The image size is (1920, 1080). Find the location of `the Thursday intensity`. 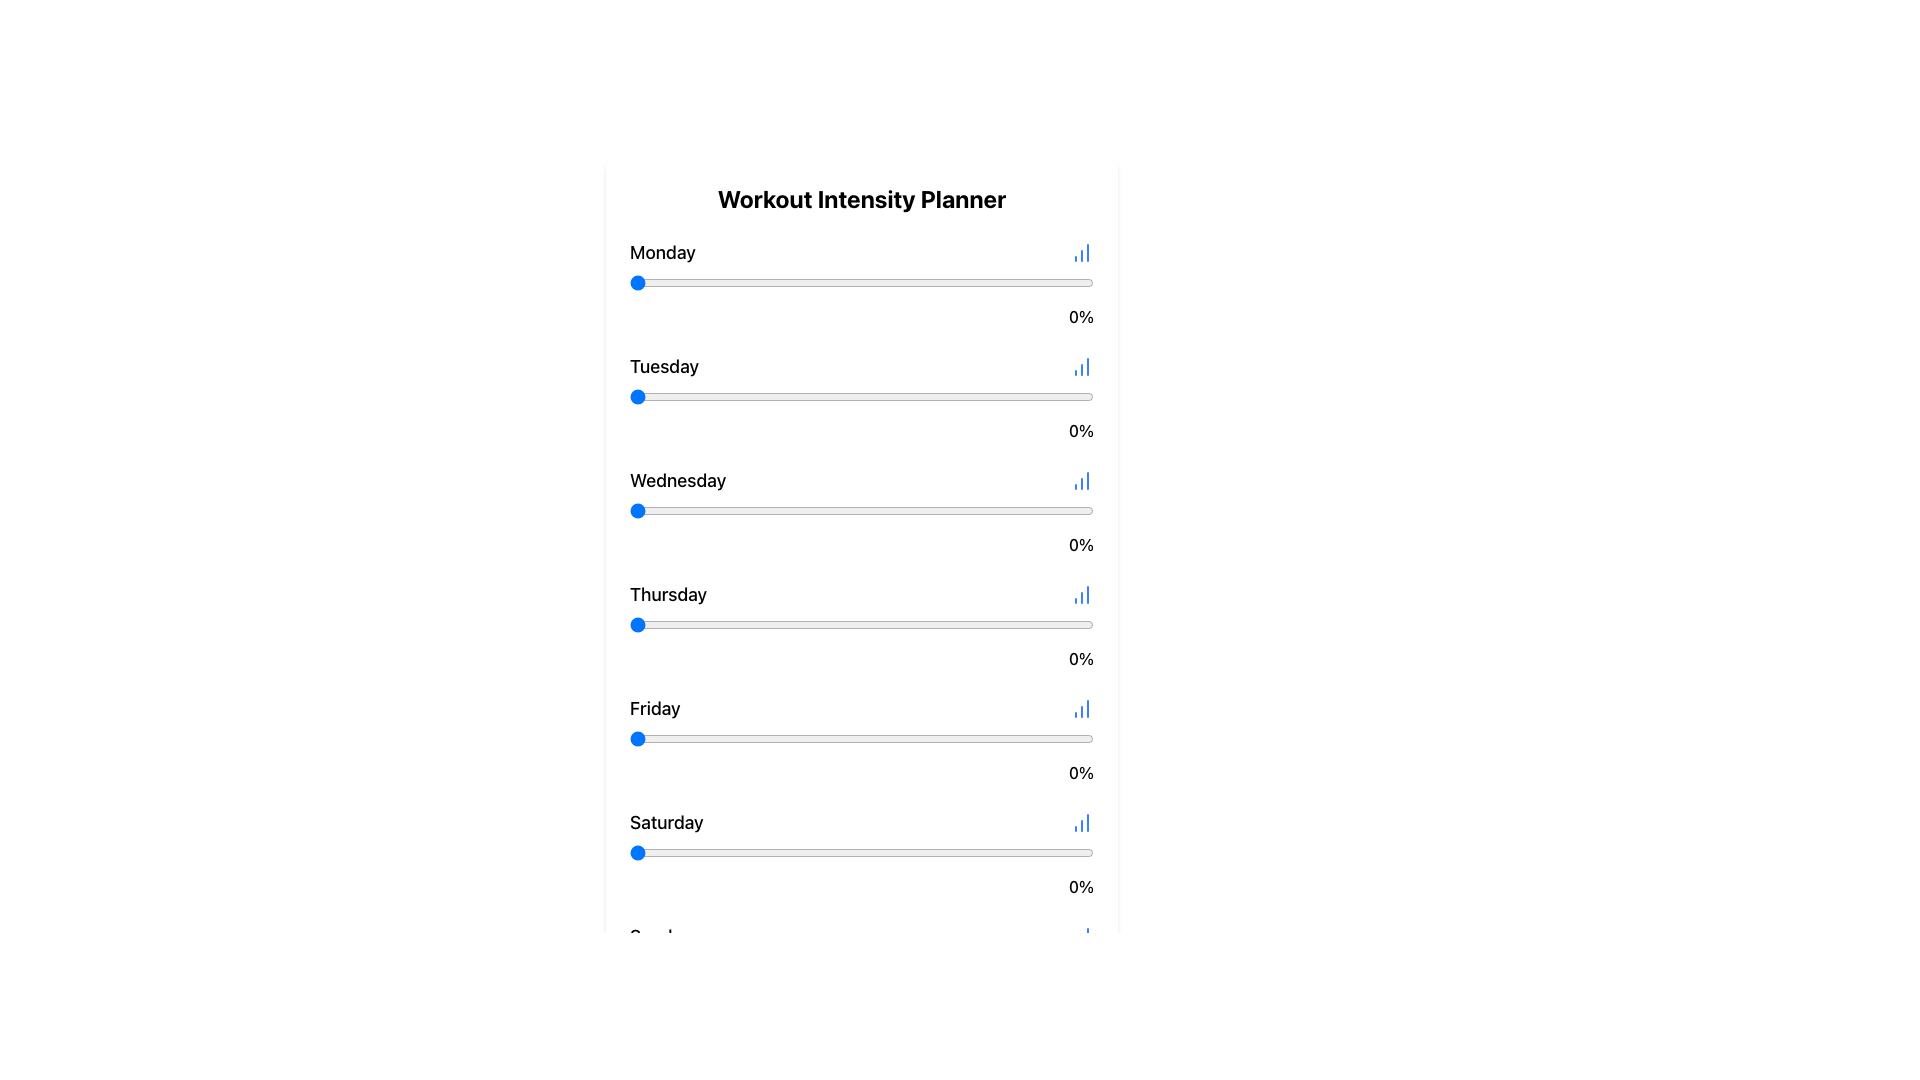

the Thursday intensity is located at coordinates (643, 623).